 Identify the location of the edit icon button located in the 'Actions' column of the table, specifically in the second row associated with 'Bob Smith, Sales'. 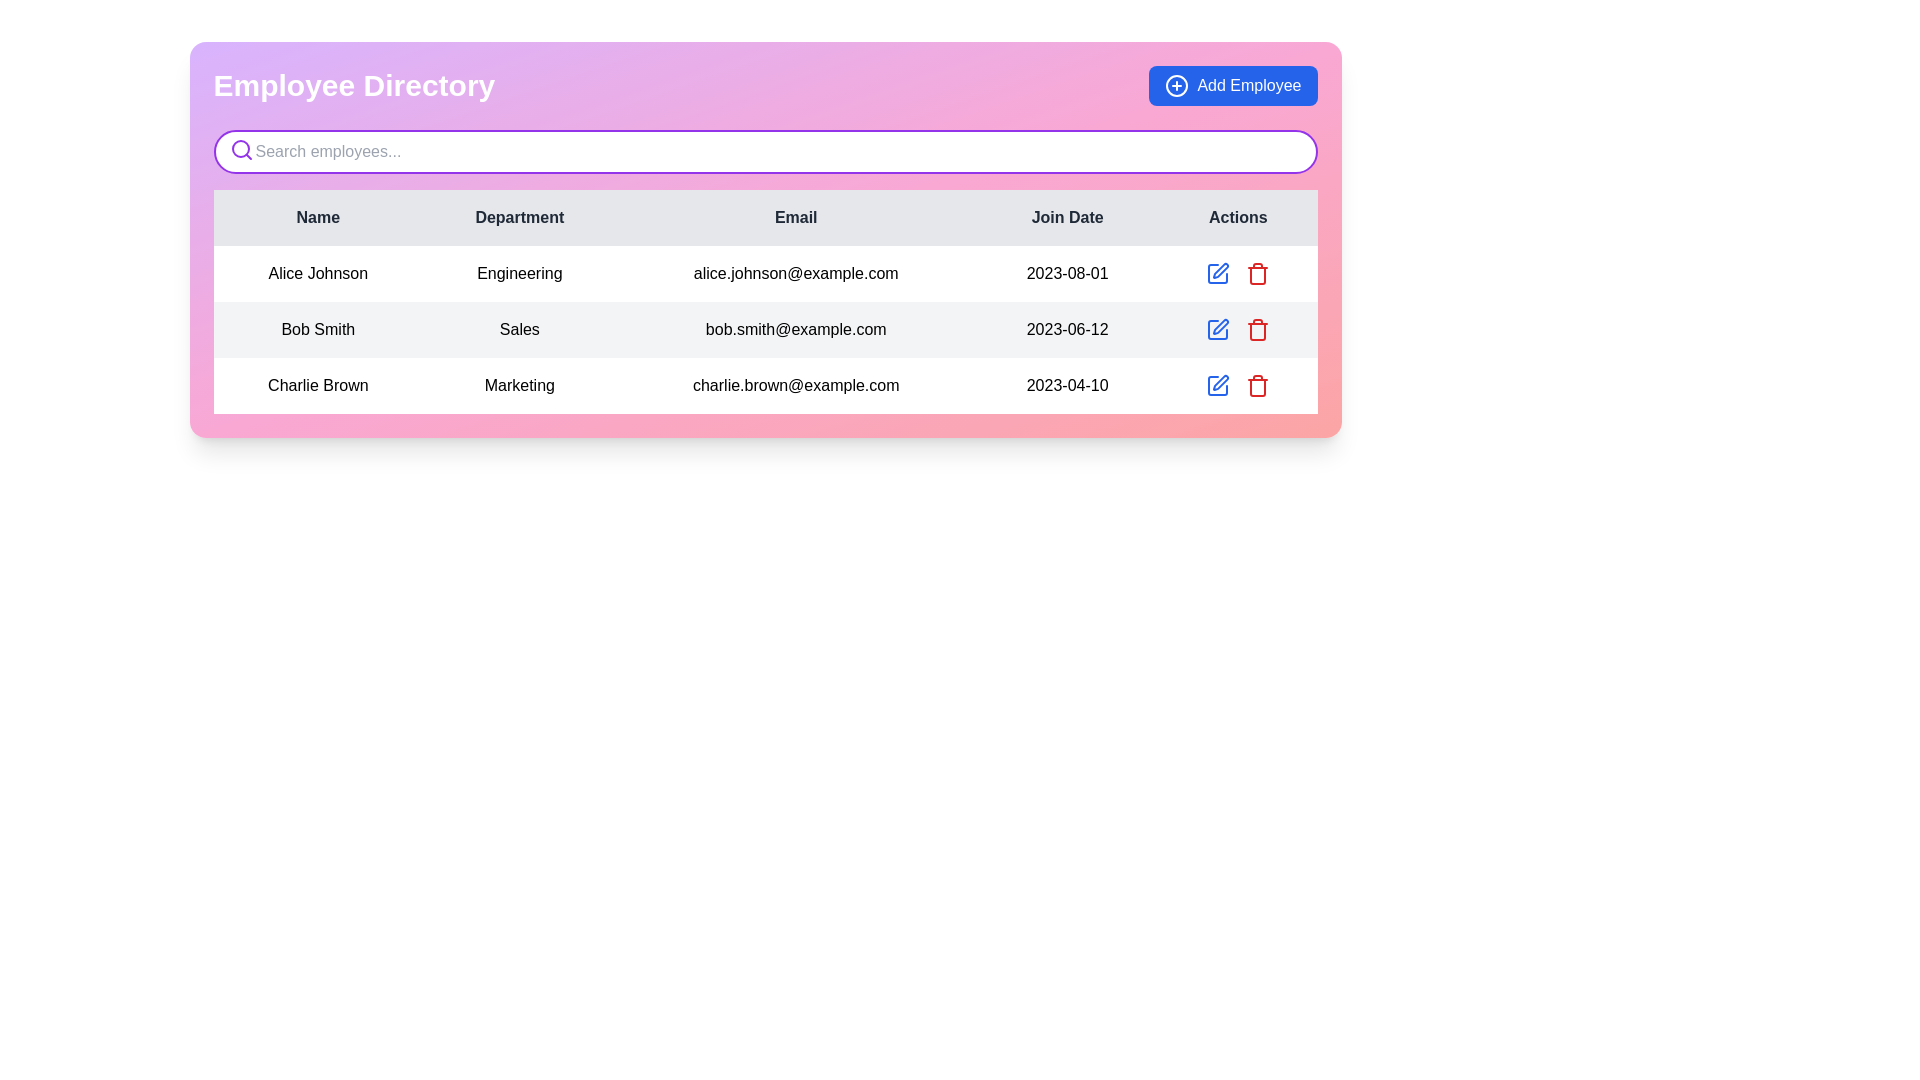
(1220, 326).